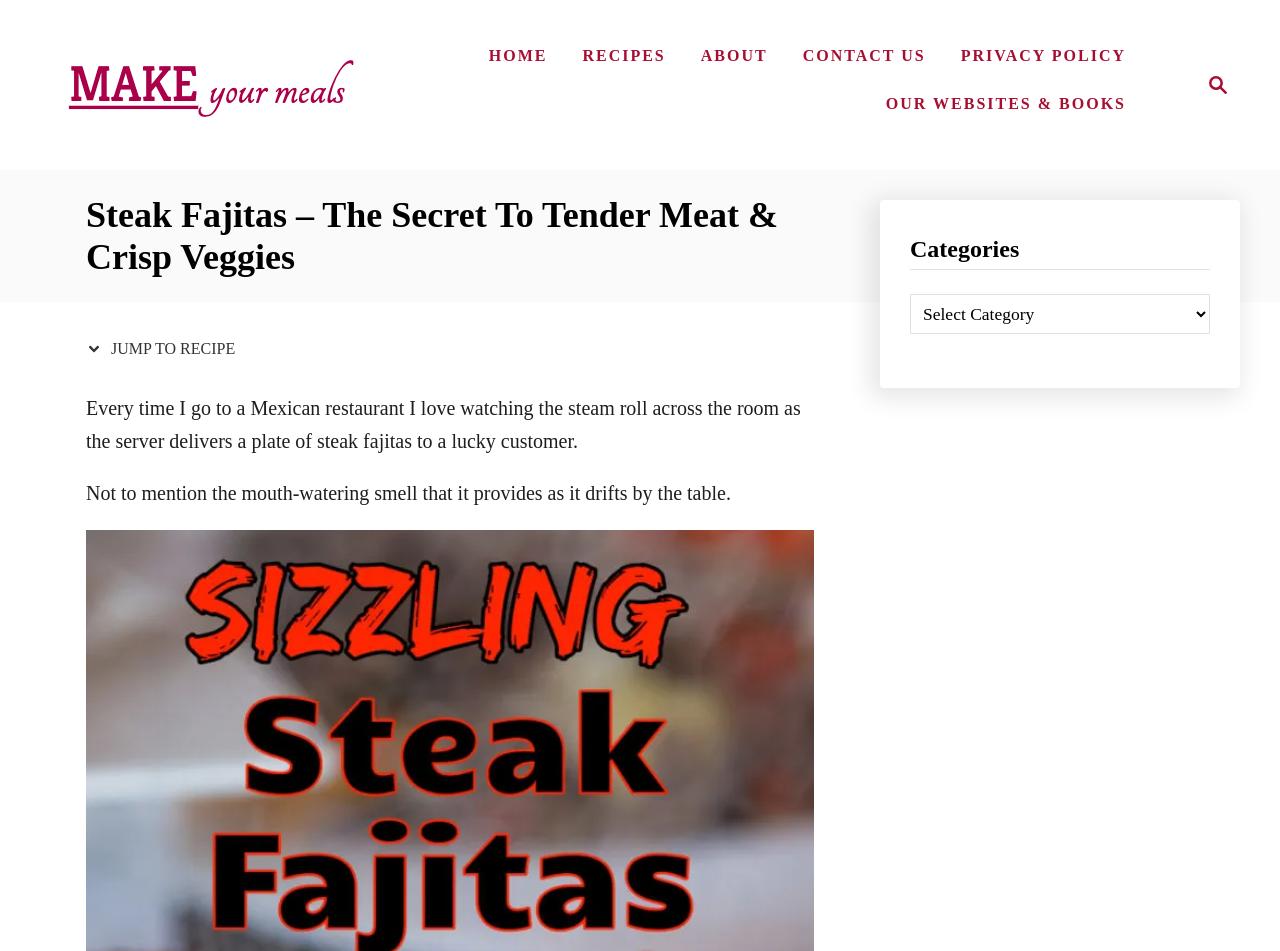 The width and height of the screenshot is (1280, 951). What do you see at coordinates (406, 491) in the screenshot?
I see `'Not to mention the mouth-watering smell that it provides as it drifts by the table.'` at bounding box center [406, 491].